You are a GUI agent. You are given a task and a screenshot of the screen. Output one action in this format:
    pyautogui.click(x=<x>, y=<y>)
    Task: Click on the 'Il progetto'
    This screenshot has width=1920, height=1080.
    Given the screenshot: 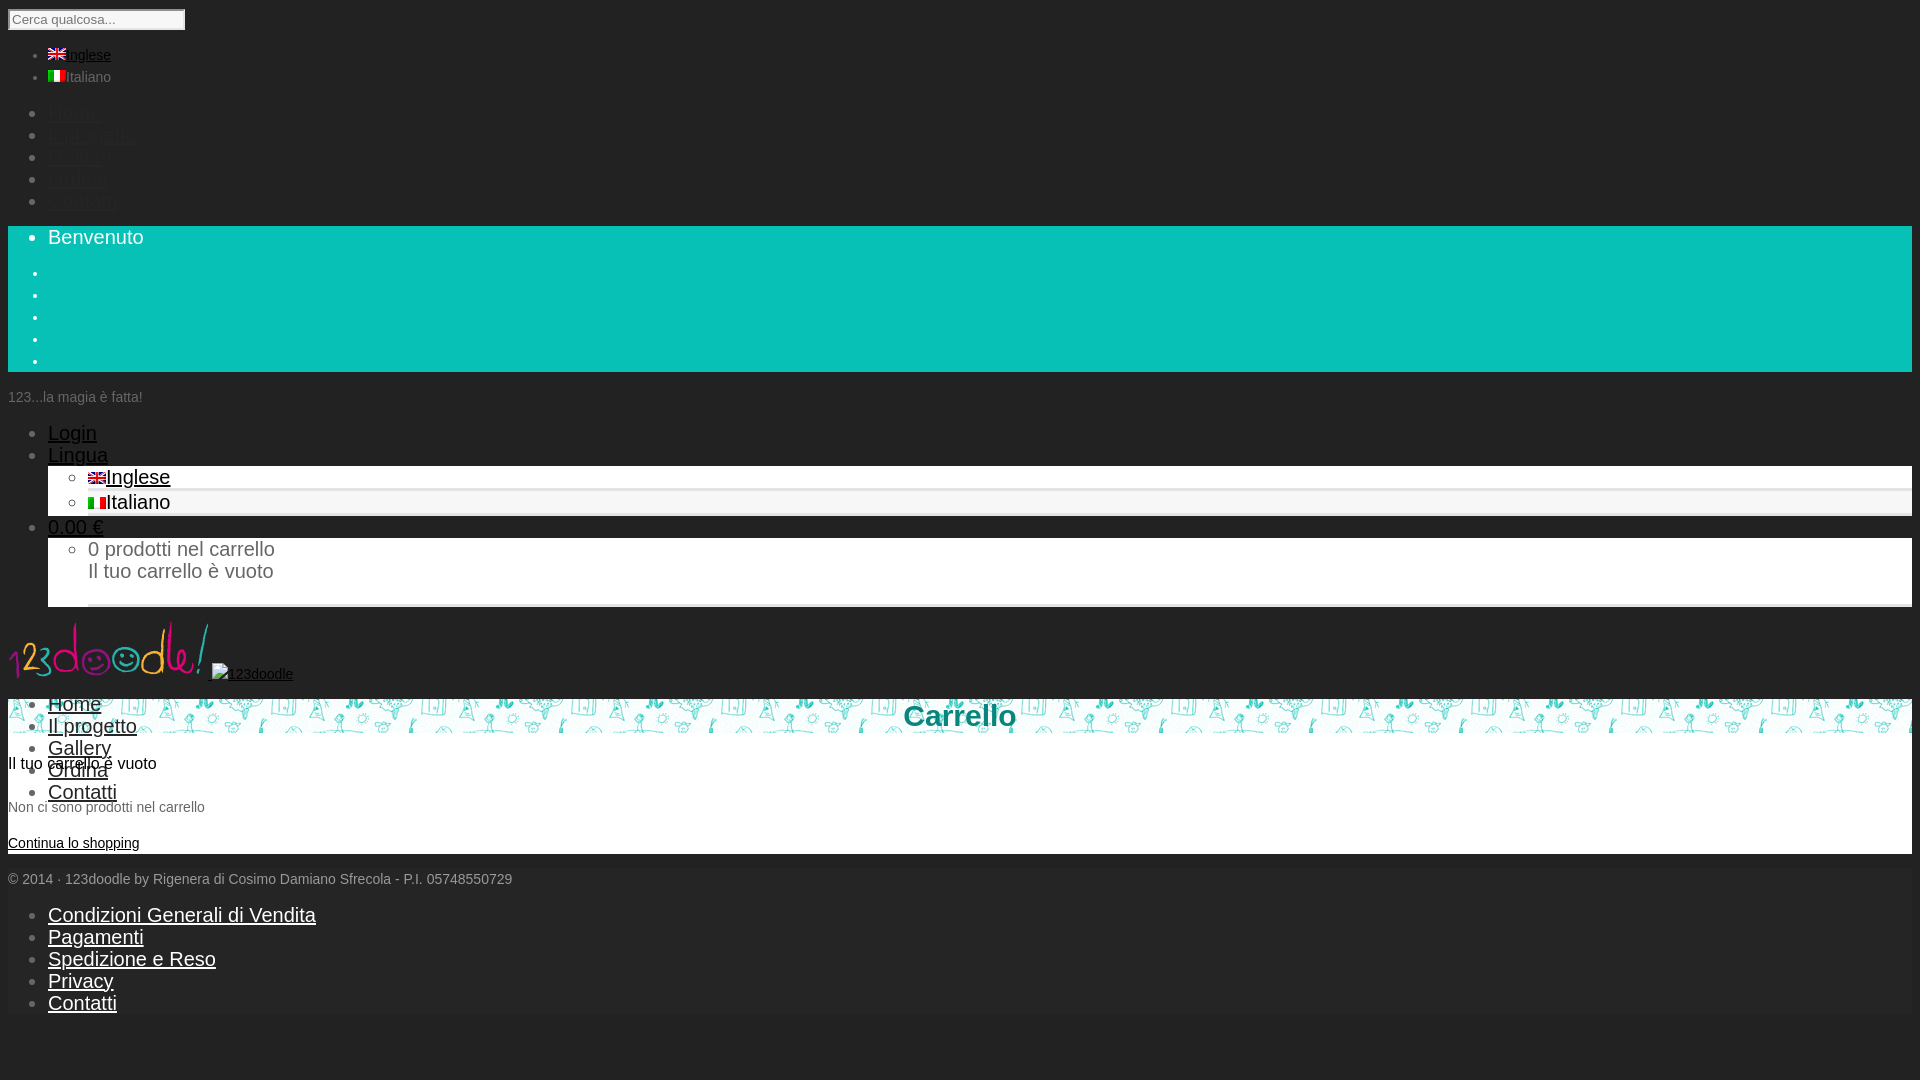 What is the action you would take?
    pyautogui.click(x=48, y=725)
    